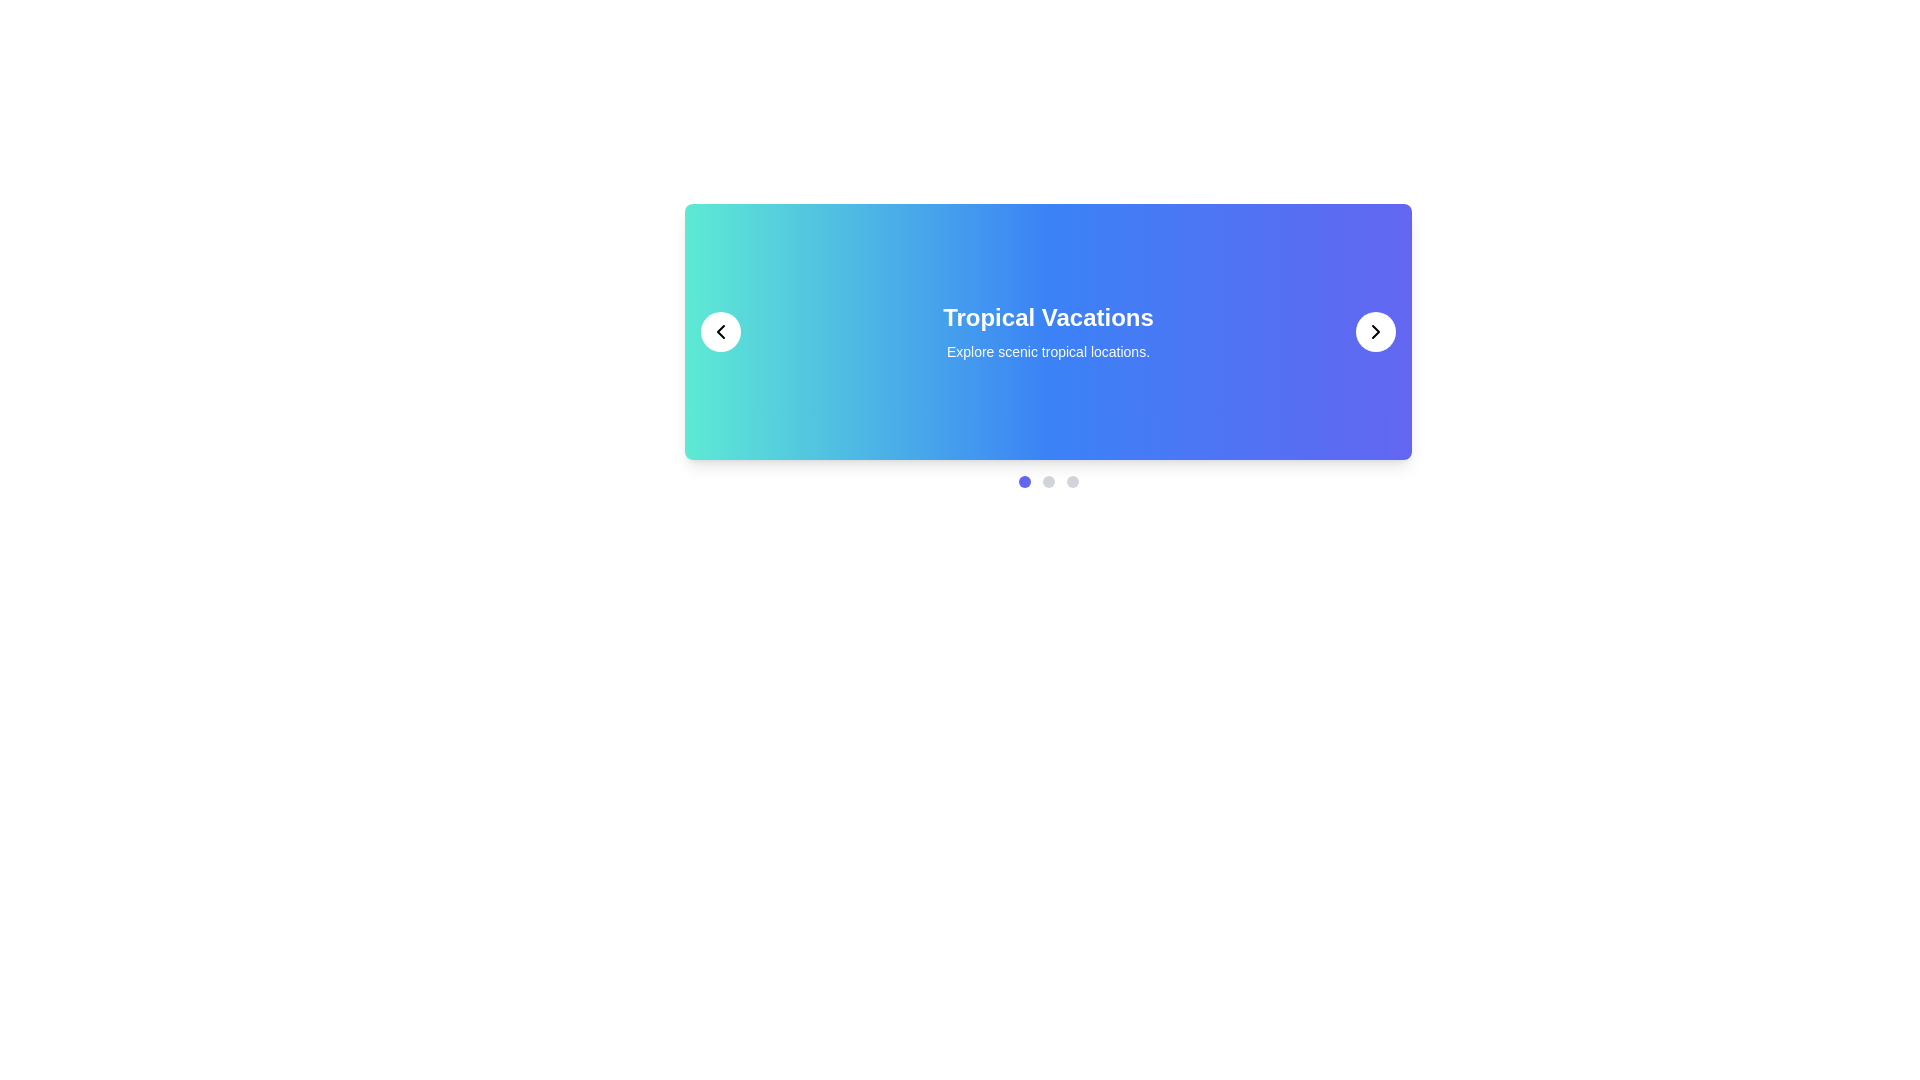  Describe the element at coordinates (1071, 482) in the screenshot. I see `the third interactive indicator dot in the carousel` at that location.